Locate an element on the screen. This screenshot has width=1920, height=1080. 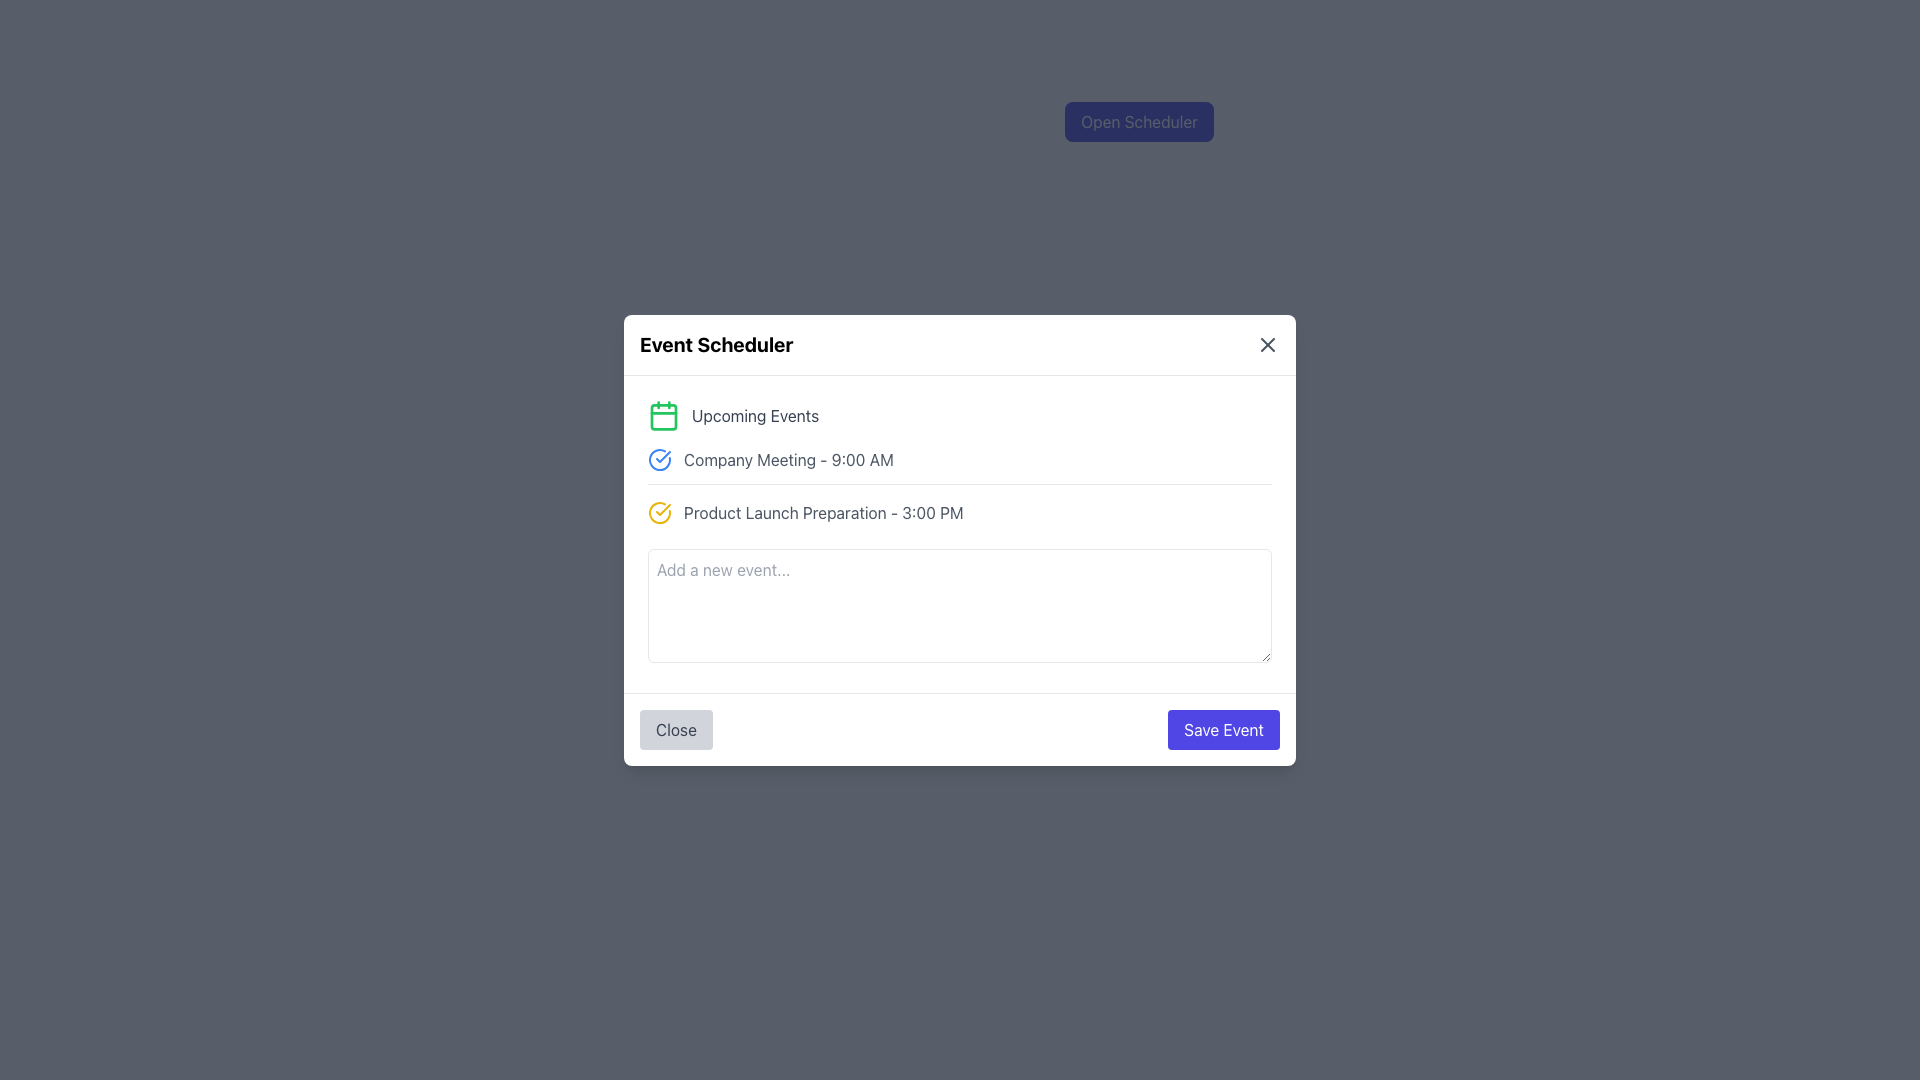
the button located in the top-right corner of the interface is located at coordinates (1139, 122).